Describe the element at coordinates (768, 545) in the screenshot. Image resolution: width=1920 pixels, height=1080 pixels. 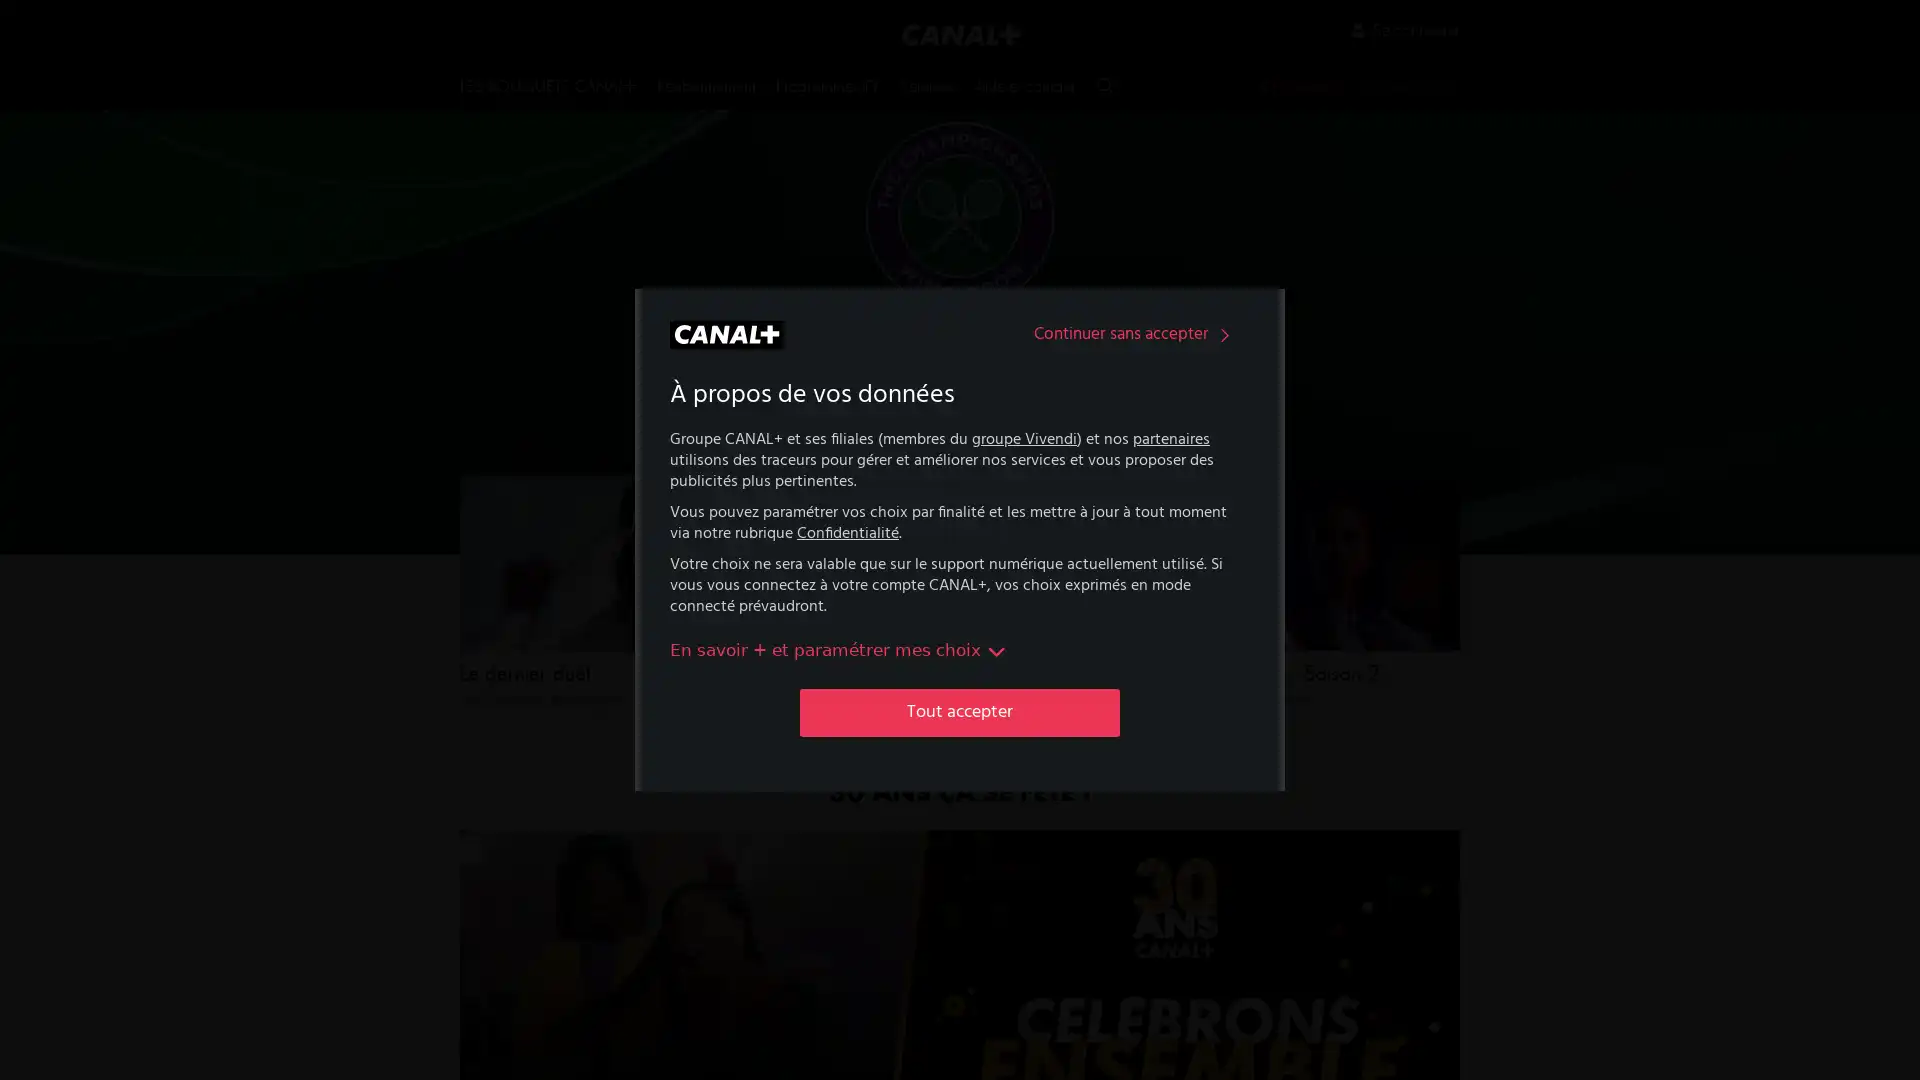
I see `Cameroun` at that location.